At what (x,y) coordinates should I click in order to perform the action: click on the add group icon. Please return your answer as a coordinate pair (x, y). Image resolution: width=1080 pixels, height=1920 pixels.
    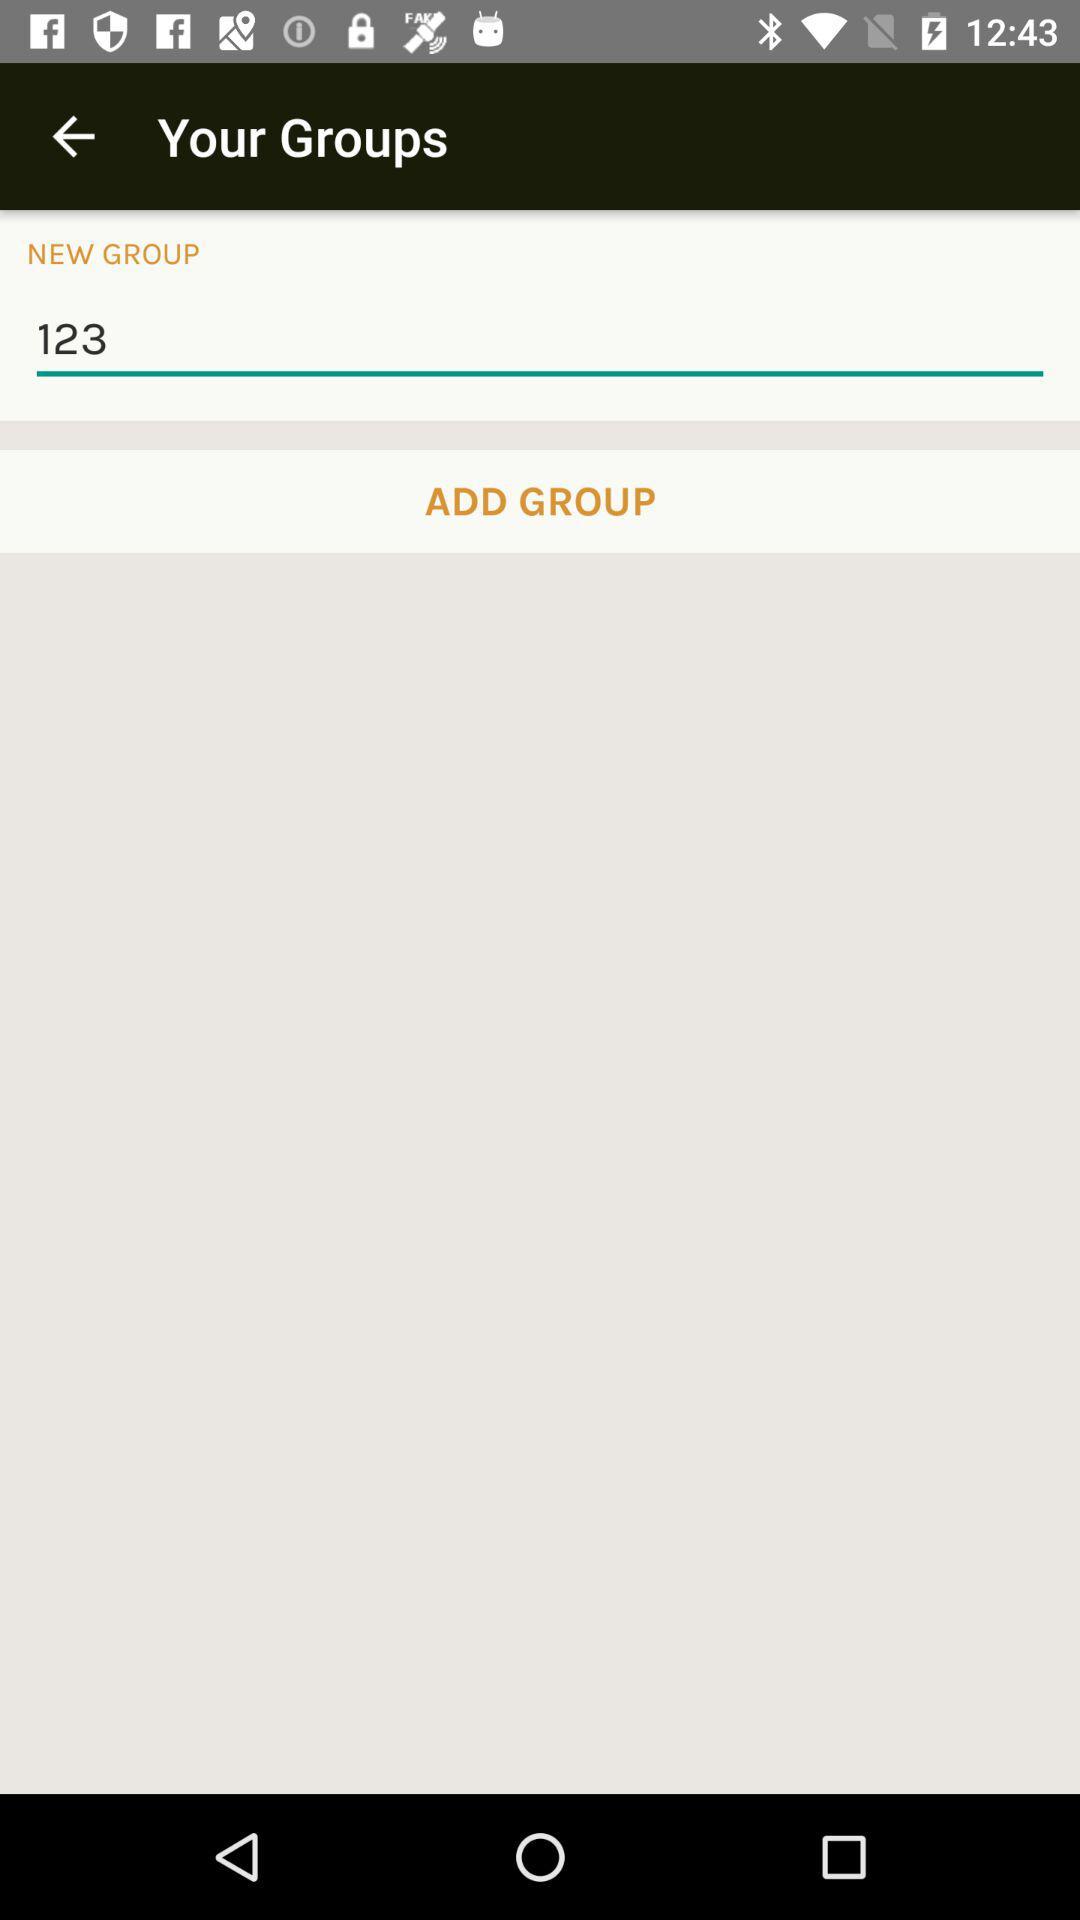
    Looking at the image, I should click on (540, 501).